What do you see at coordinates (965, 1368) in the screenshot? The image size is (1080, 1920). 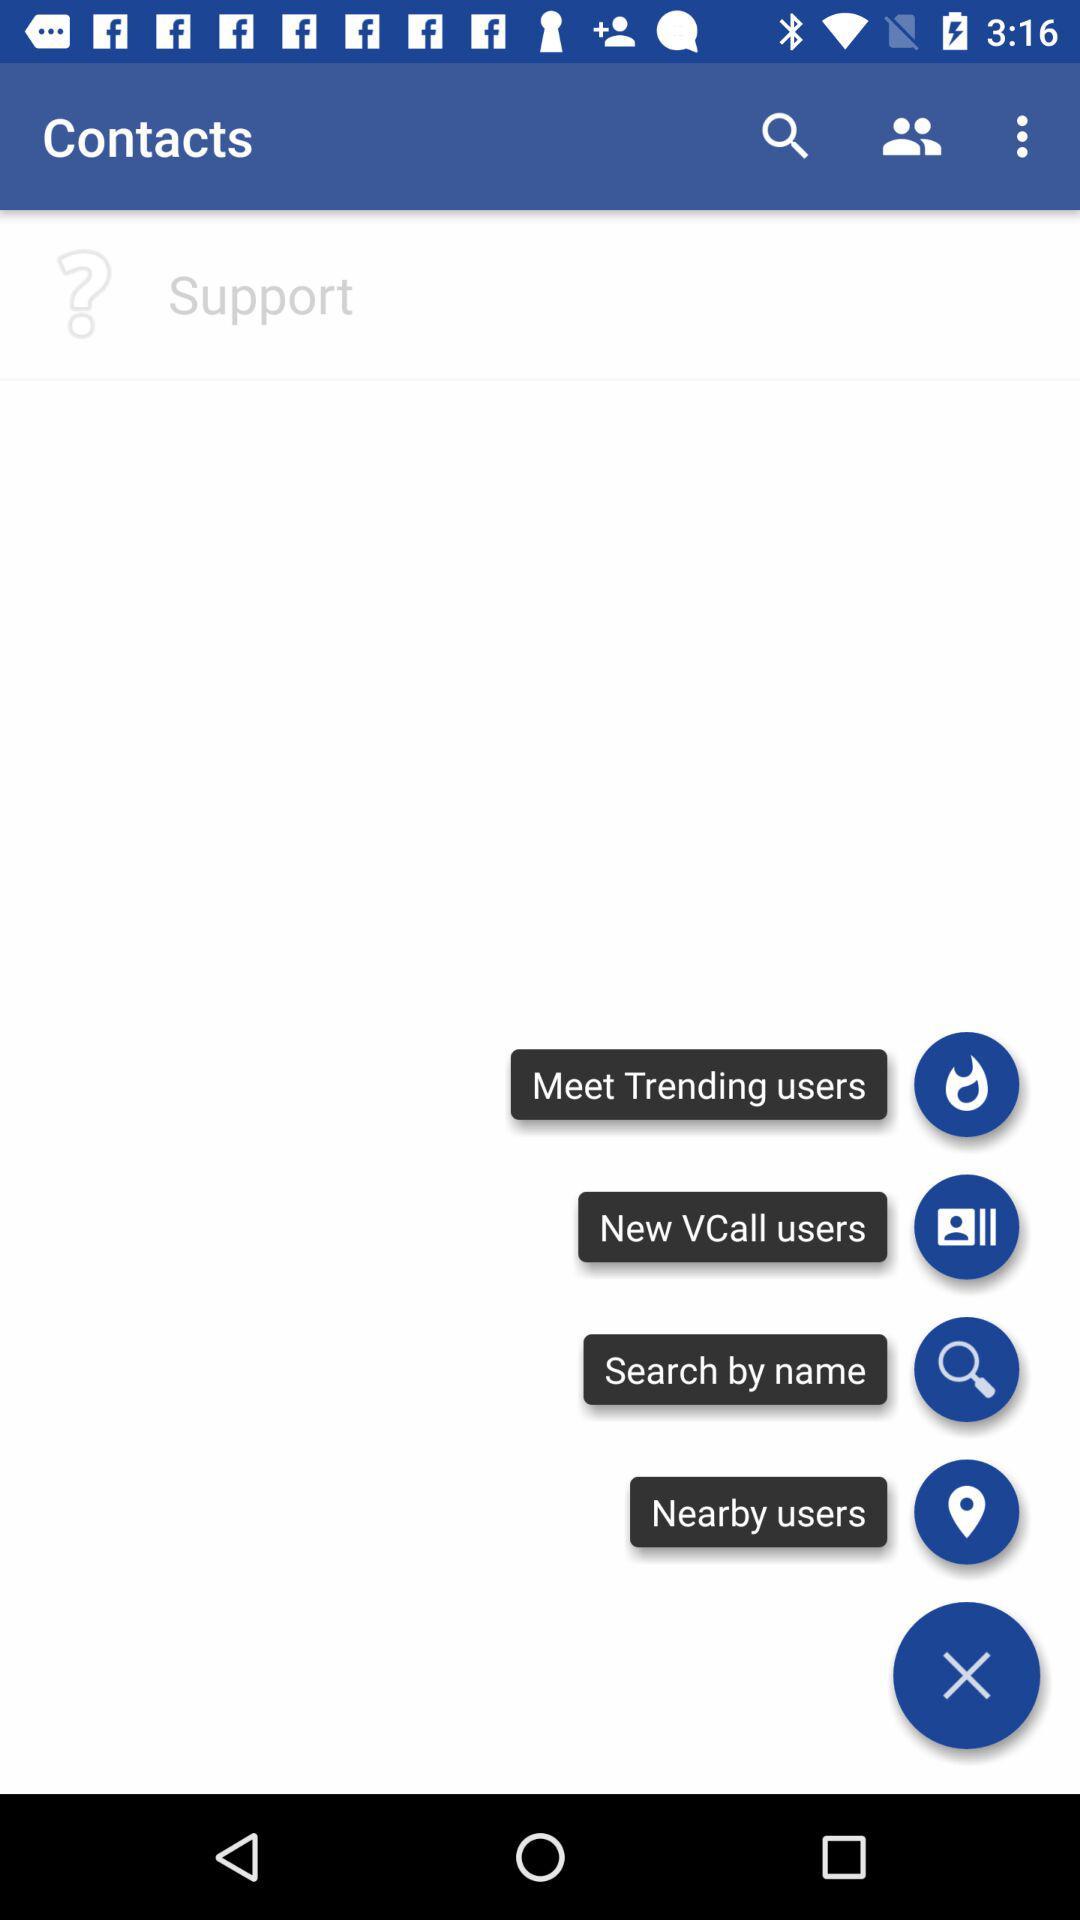 I see `the search icon` at bounding box center [965, 1368].